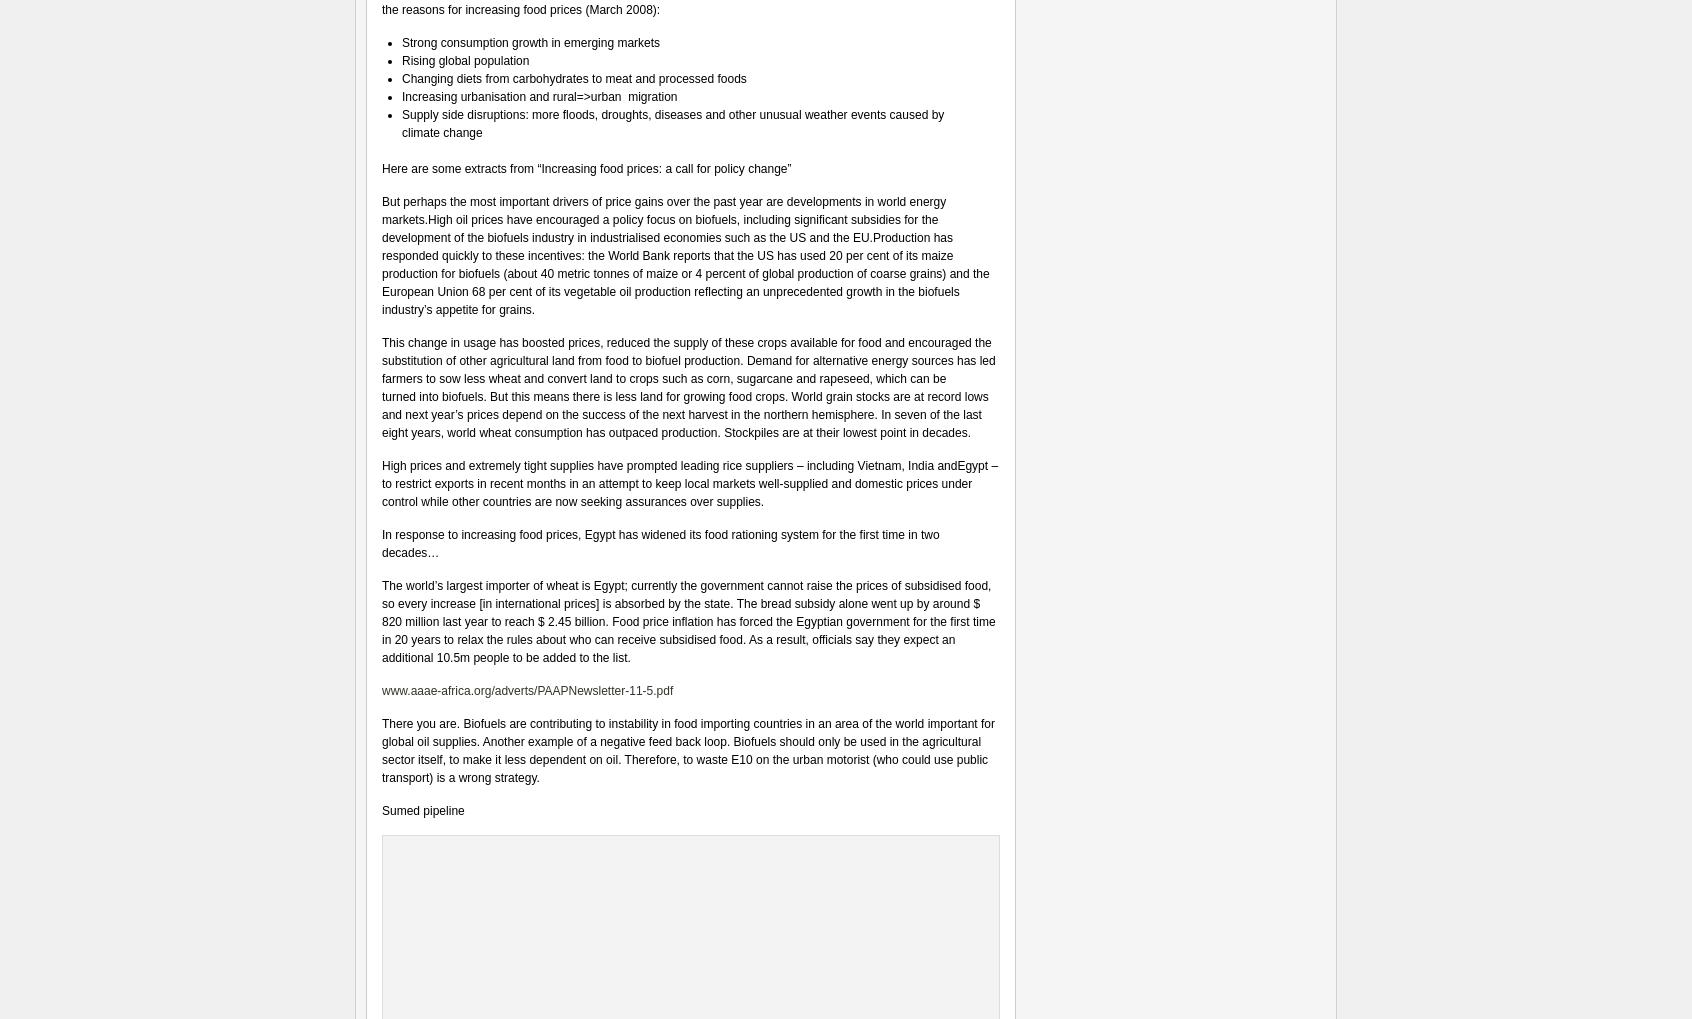  I want to click on 'Here are some extracts from “Increasing food prices: a call for policy change”', so click(585, 168).